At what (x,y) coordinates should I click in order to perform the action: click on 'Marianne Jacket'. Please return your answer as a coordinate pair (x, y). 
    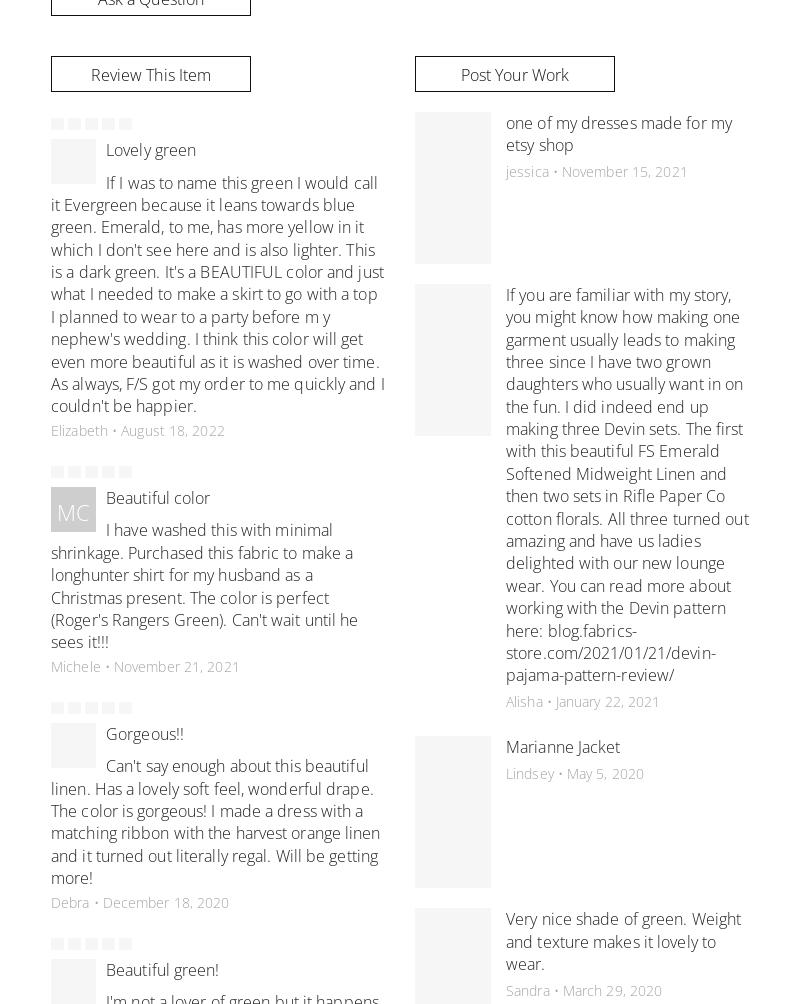
    Looking at the image, I should click on (504, 745).